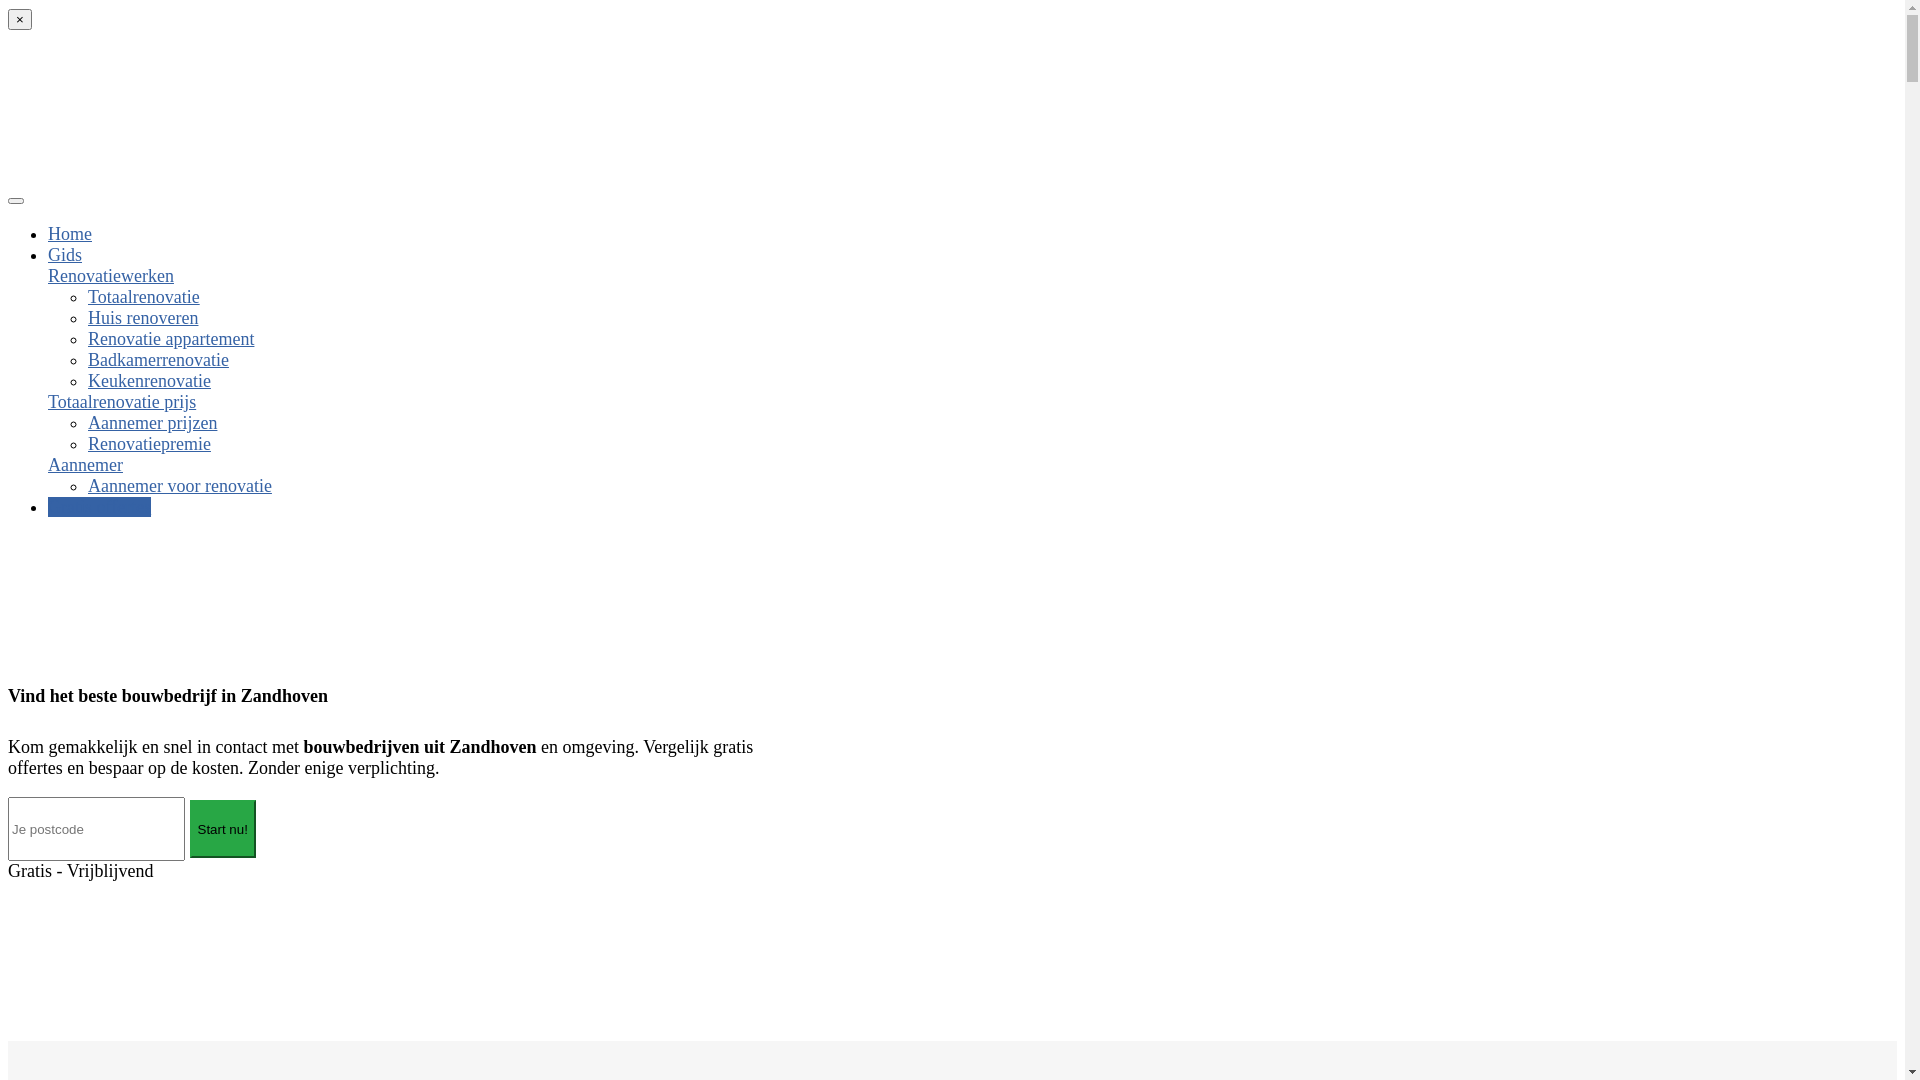  What do you see at coordinates (84, 465) in the screenshot?
I see `'Aannemer'` at bounding box center [84, 465].